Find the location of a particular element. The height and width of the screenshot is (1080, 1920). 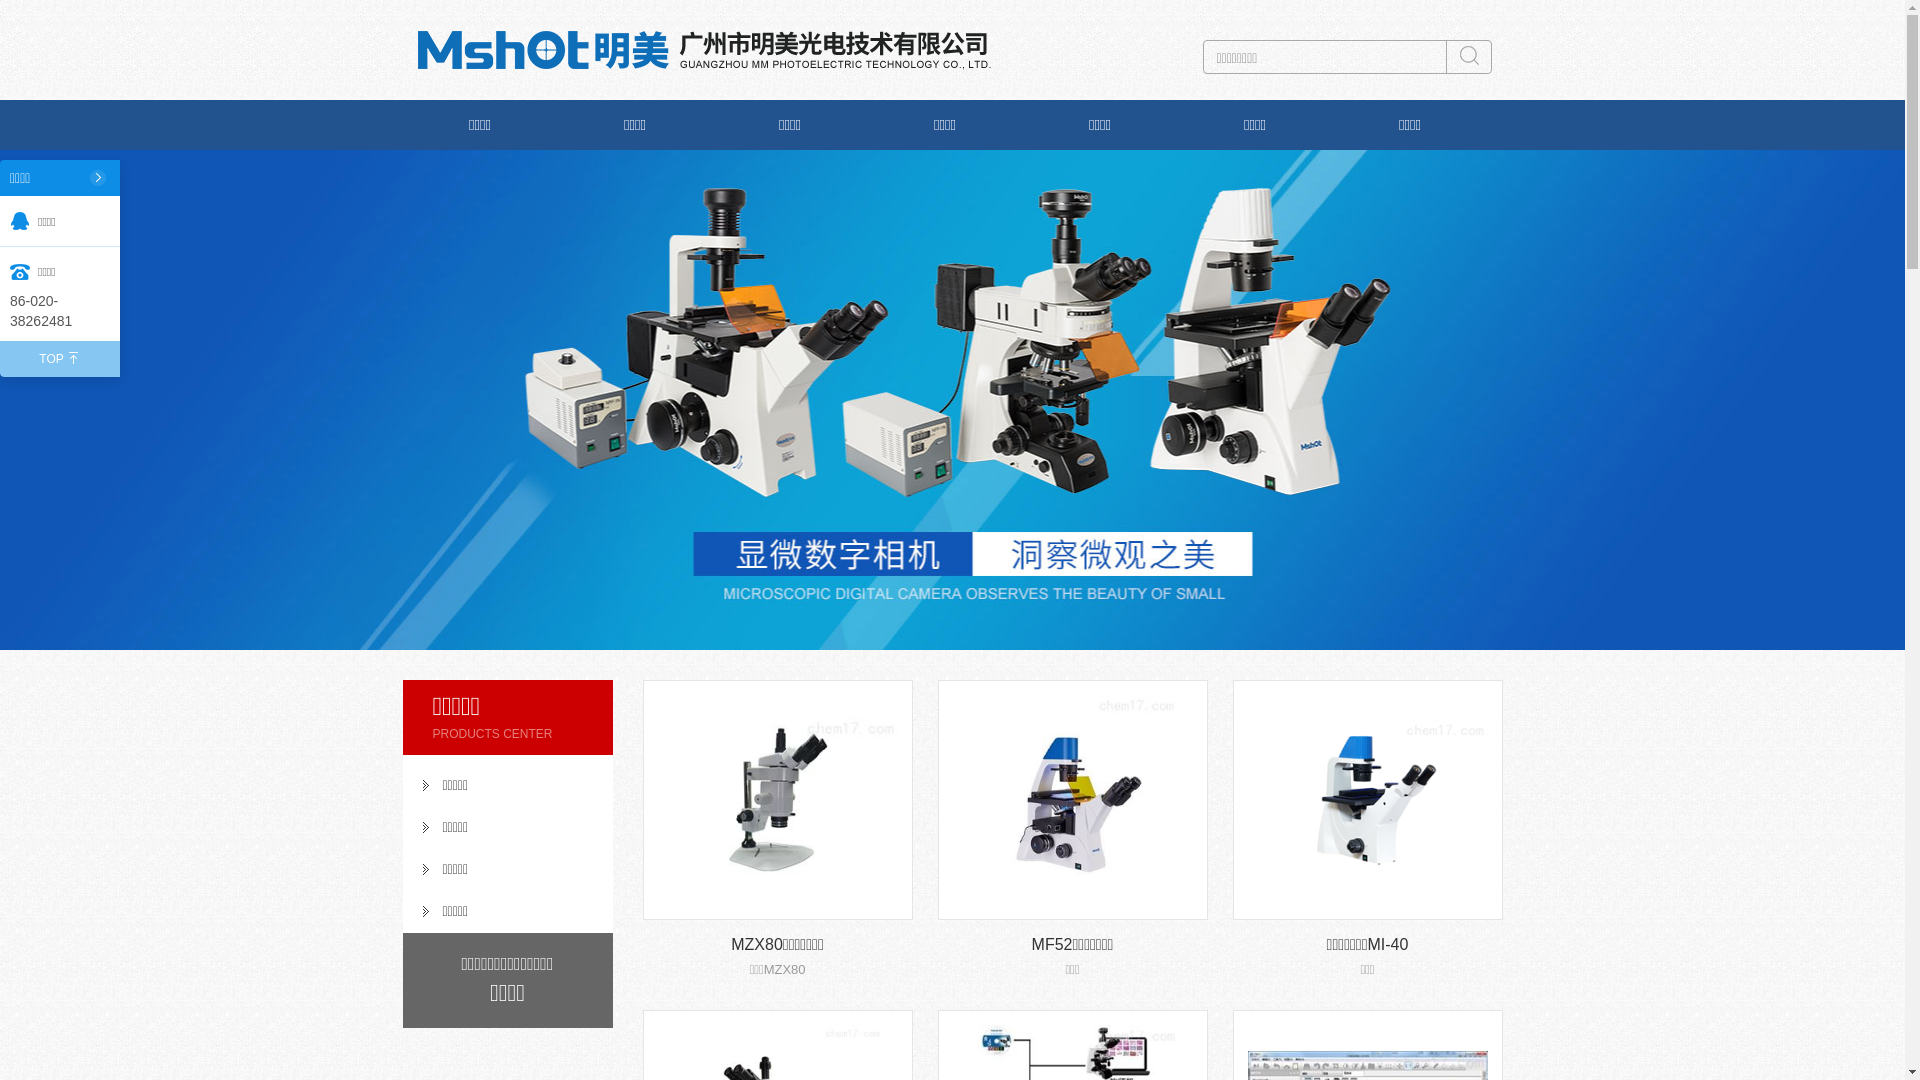

'86-020-38262481' is located at coordinates (59, 311).